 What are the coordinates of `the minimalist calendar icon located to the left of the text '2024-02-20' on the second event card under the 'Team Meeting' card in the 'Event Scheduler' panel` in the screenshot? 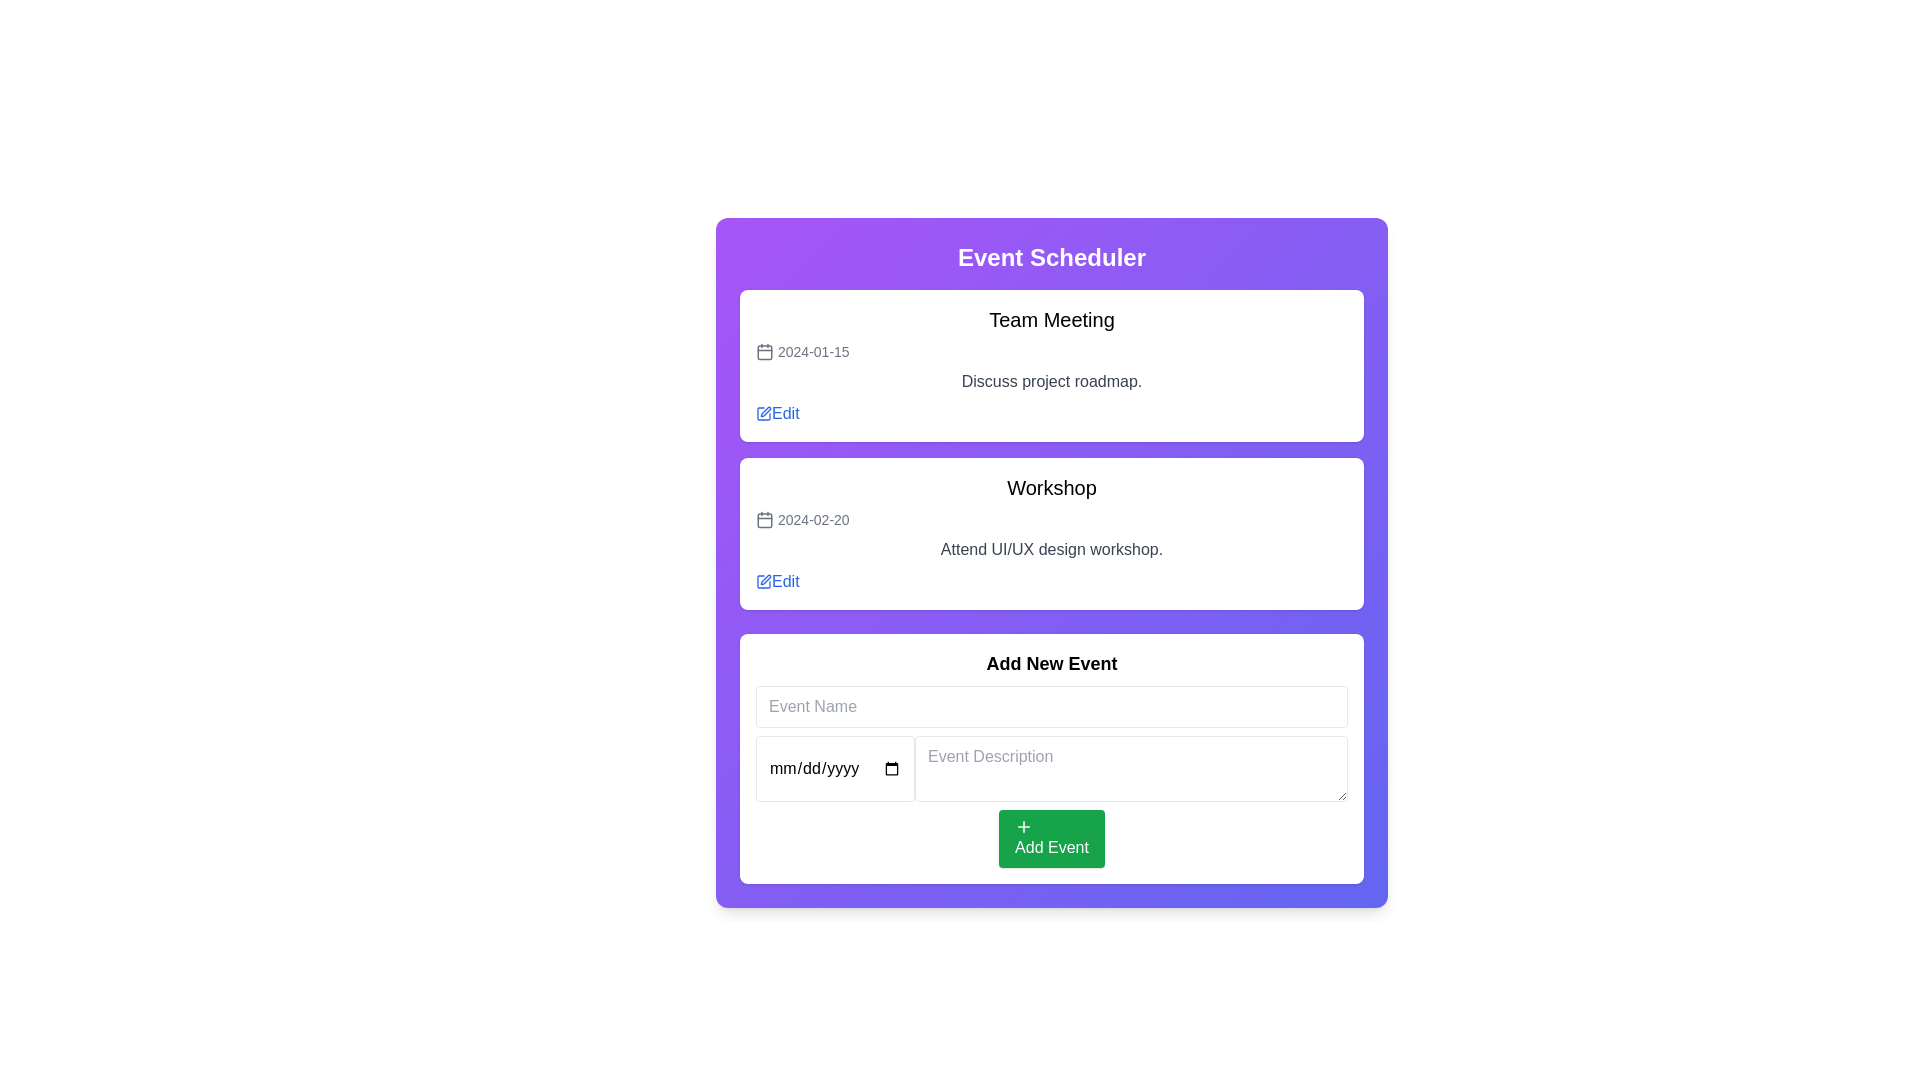 It's located at (763, 519).